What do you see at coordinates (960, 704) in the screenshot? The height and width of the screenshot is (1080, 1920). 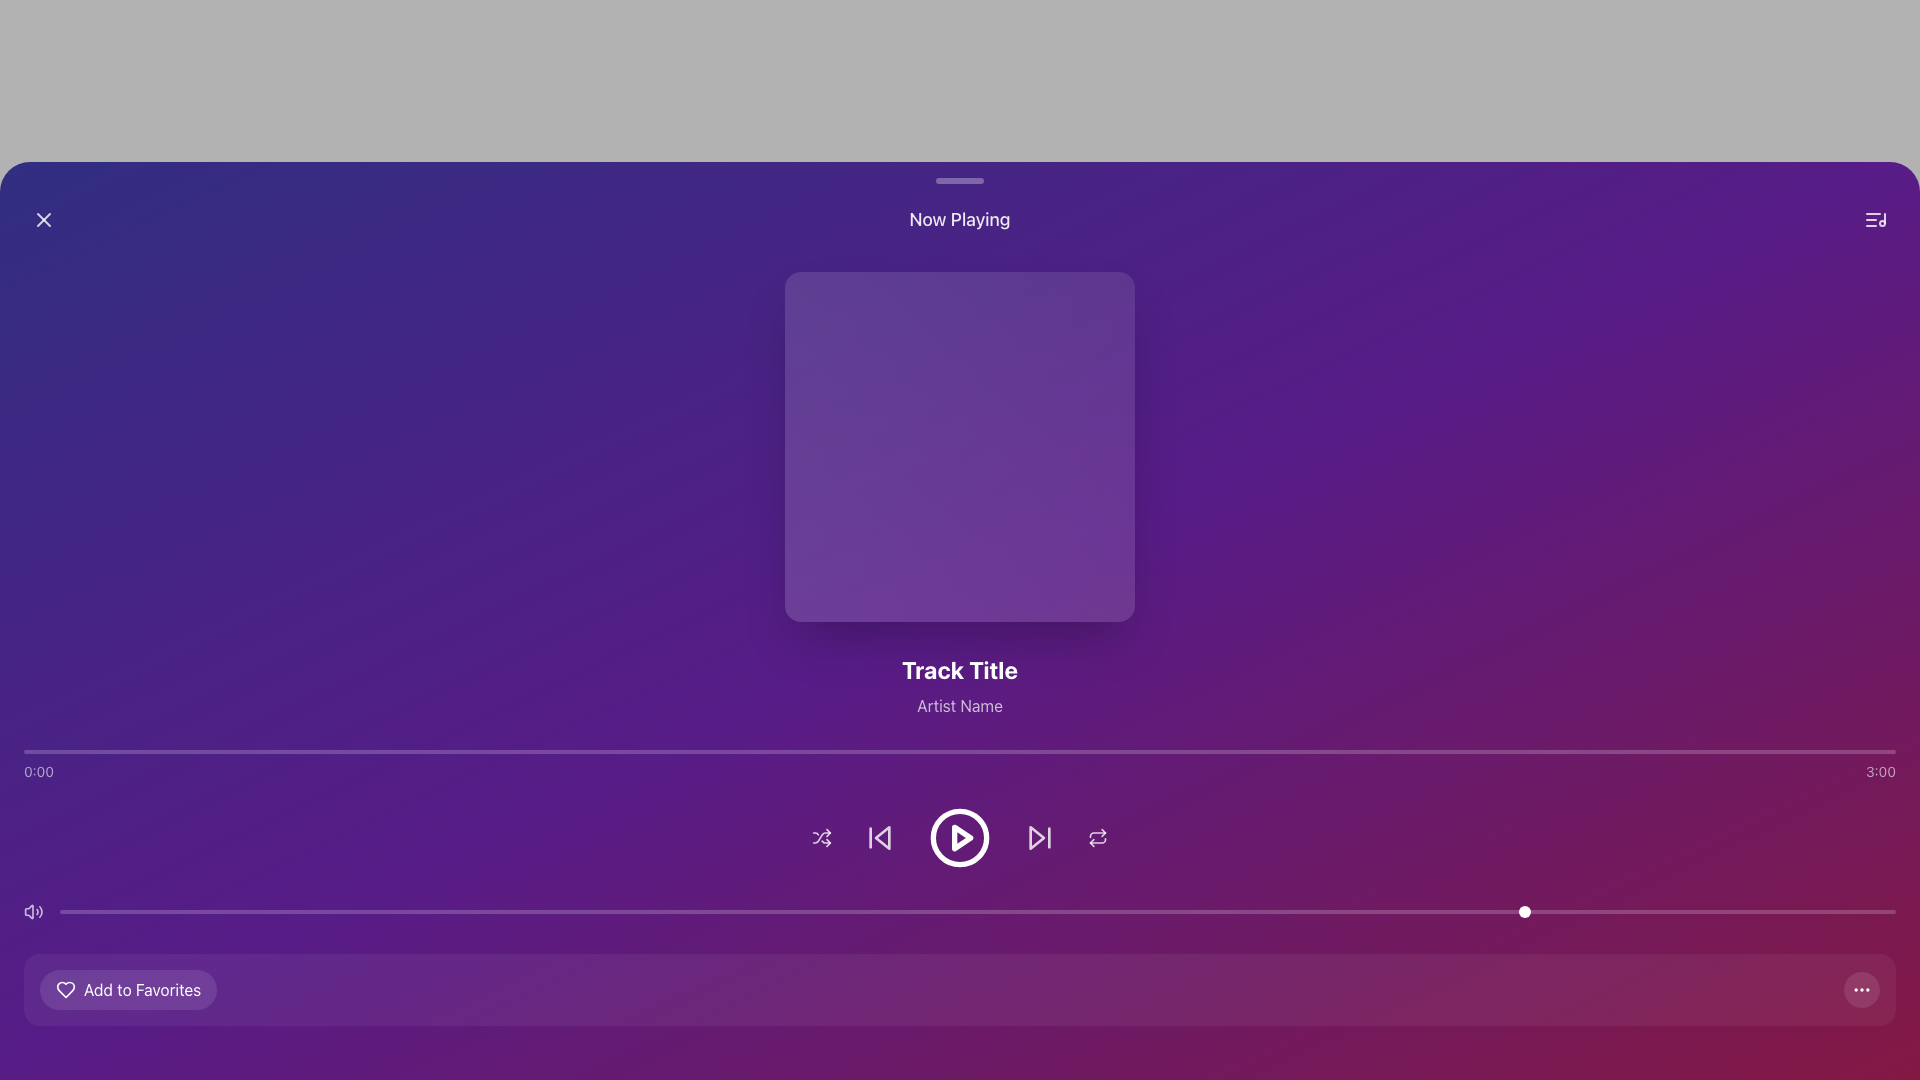 I see `the text label that provides information about the artist of the currently playing track, located directly beneath the 'Track Title' text and below the album artwork section` at bounding box center [960, 704].